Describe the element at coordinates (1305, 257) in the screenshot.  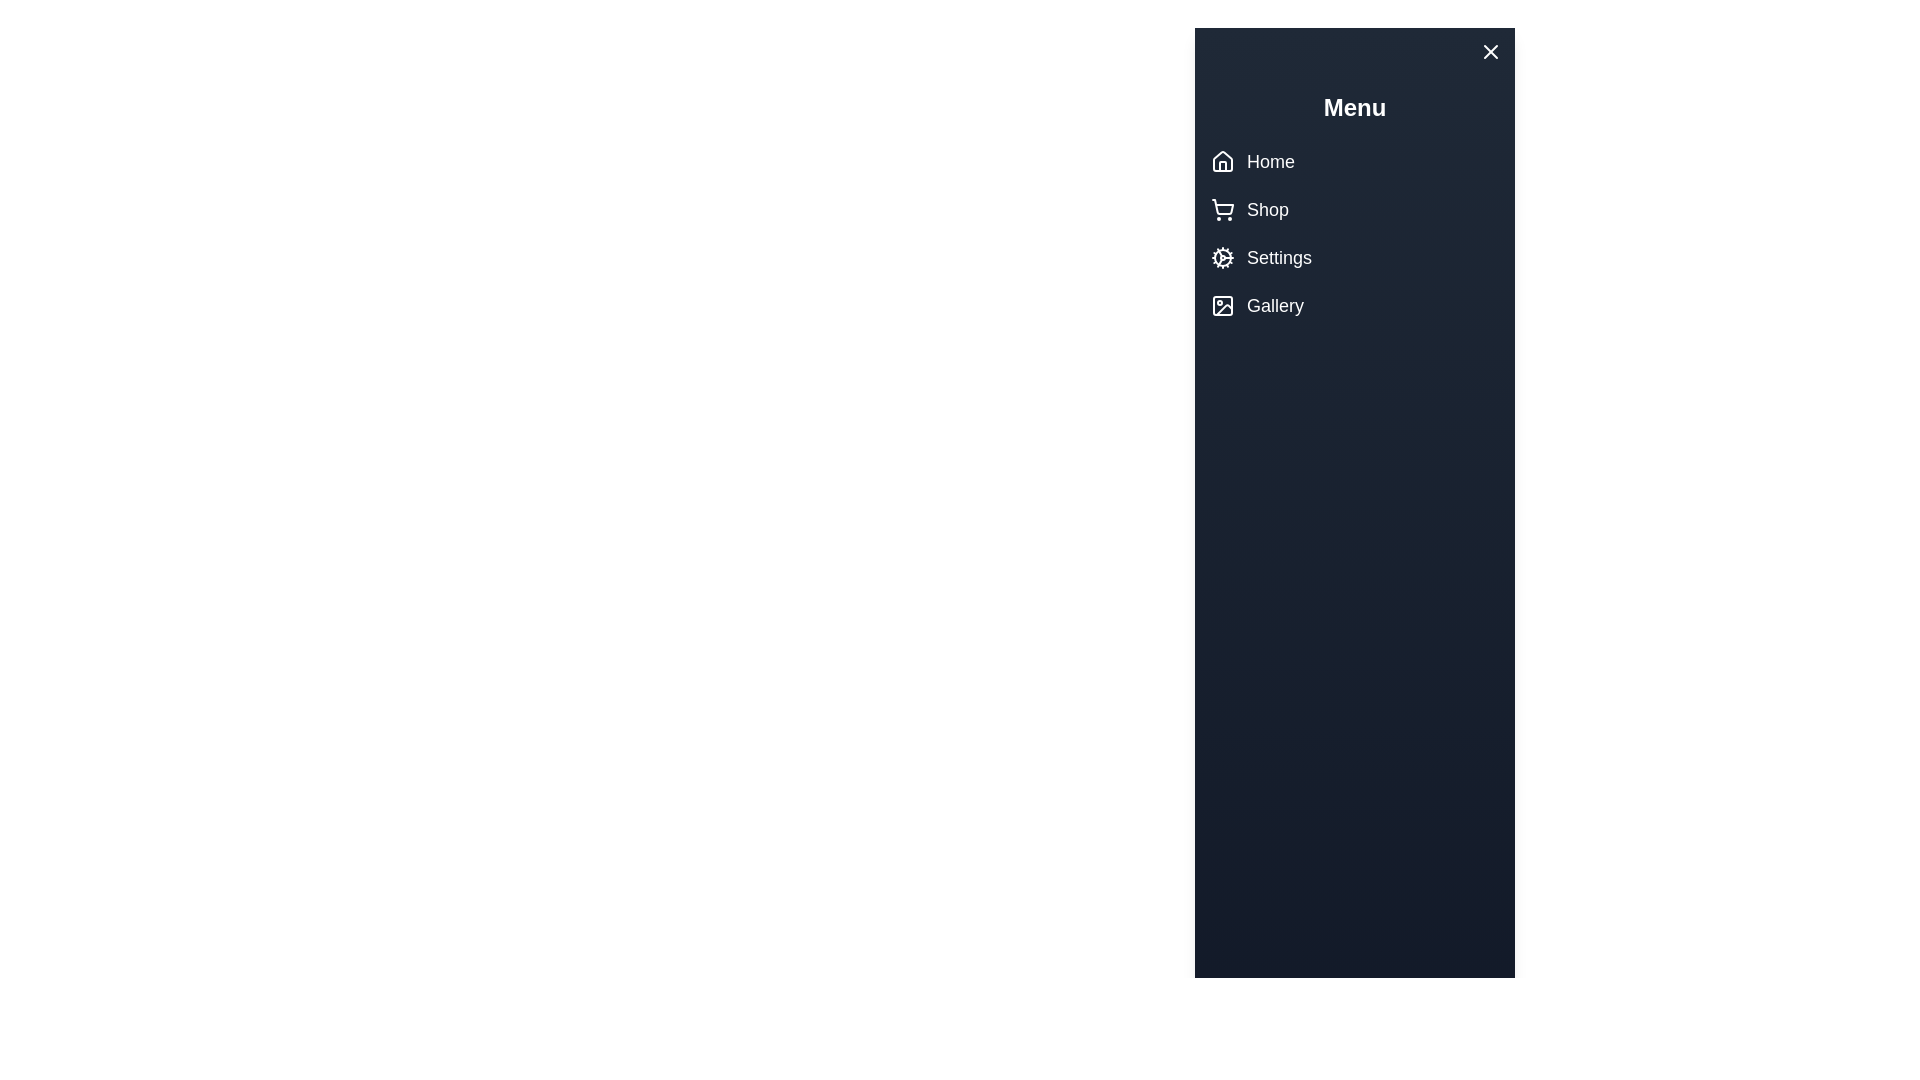
I see `the Settings menu item to navigate` at that location.